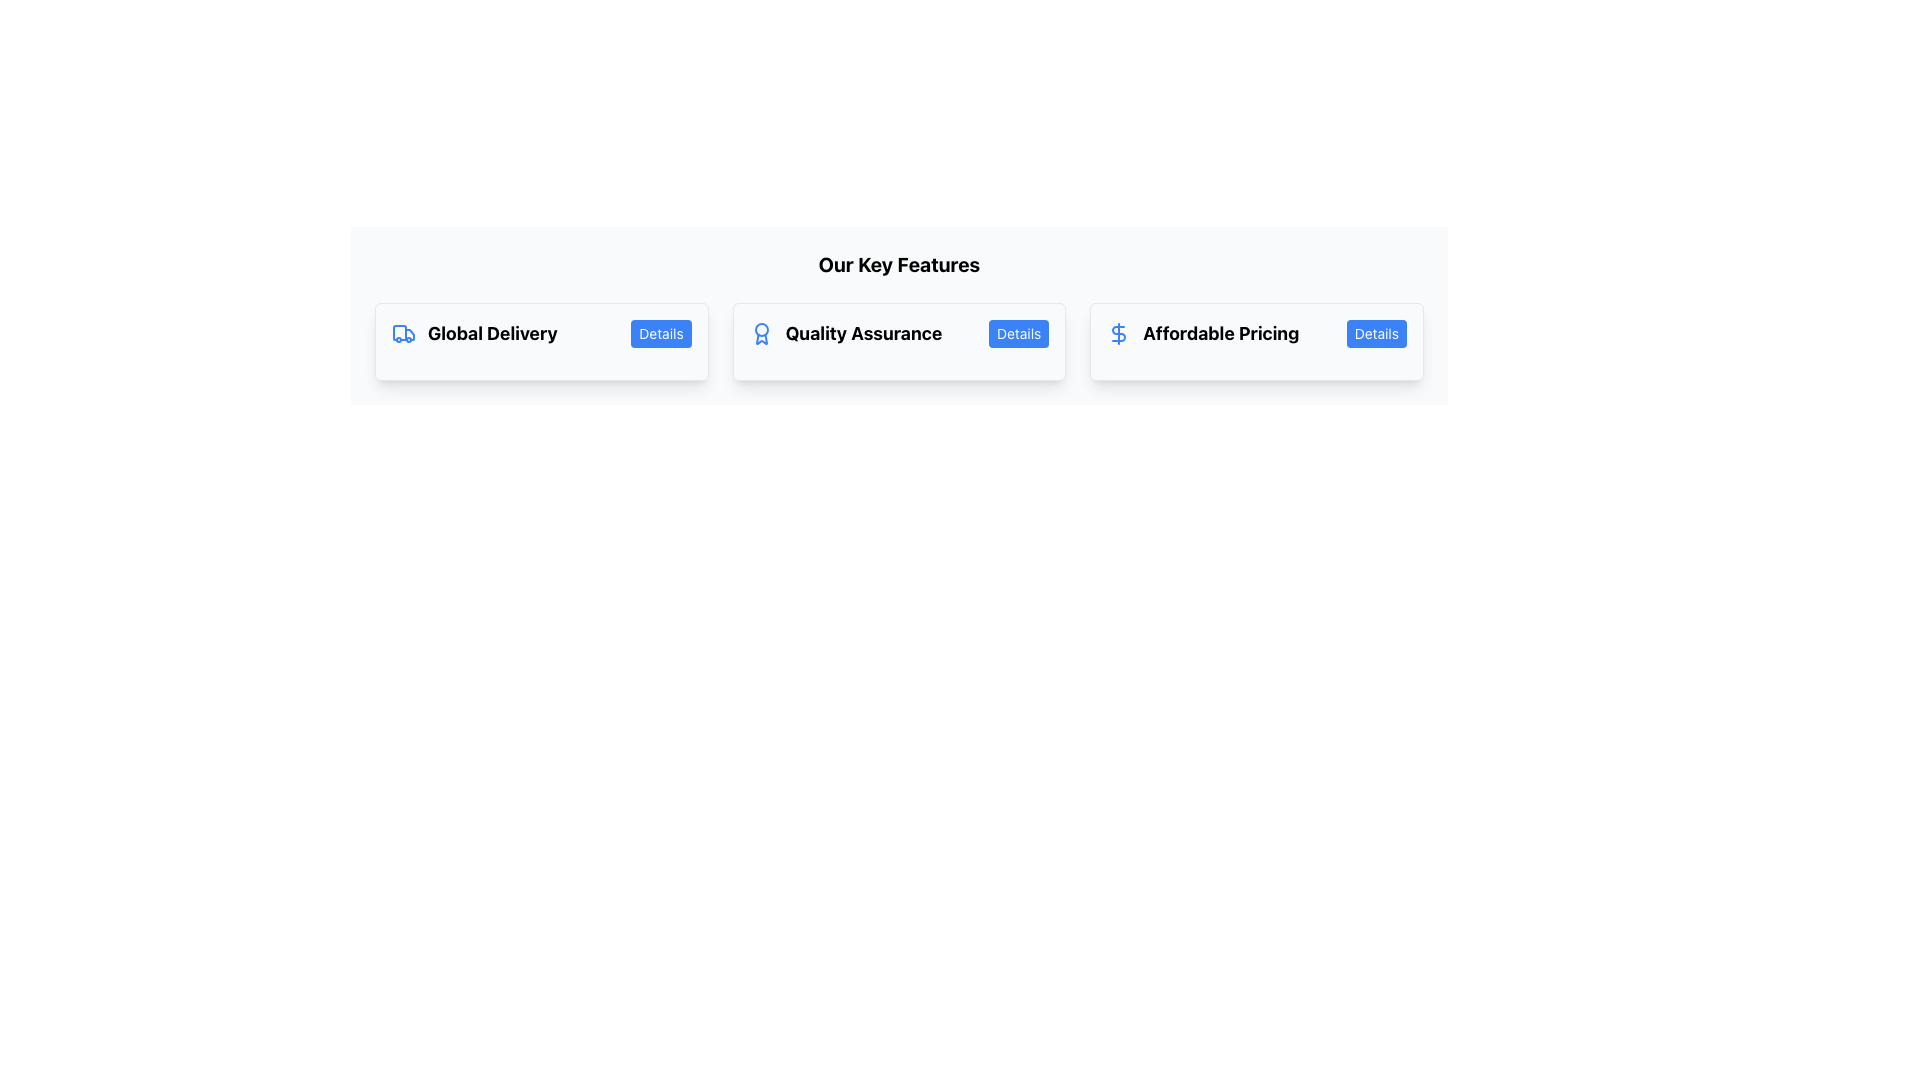 The image size is (1920, 1080). What do you see at coordinates (1220, 333) in the screenshot?
I see `text label that describes the 'Affordable Pricing' feature, positioned to the right of a blue dollar icon and to the left of a 'Details' button within the highlighted list of key offerings` at bounding box center [1220, 333].